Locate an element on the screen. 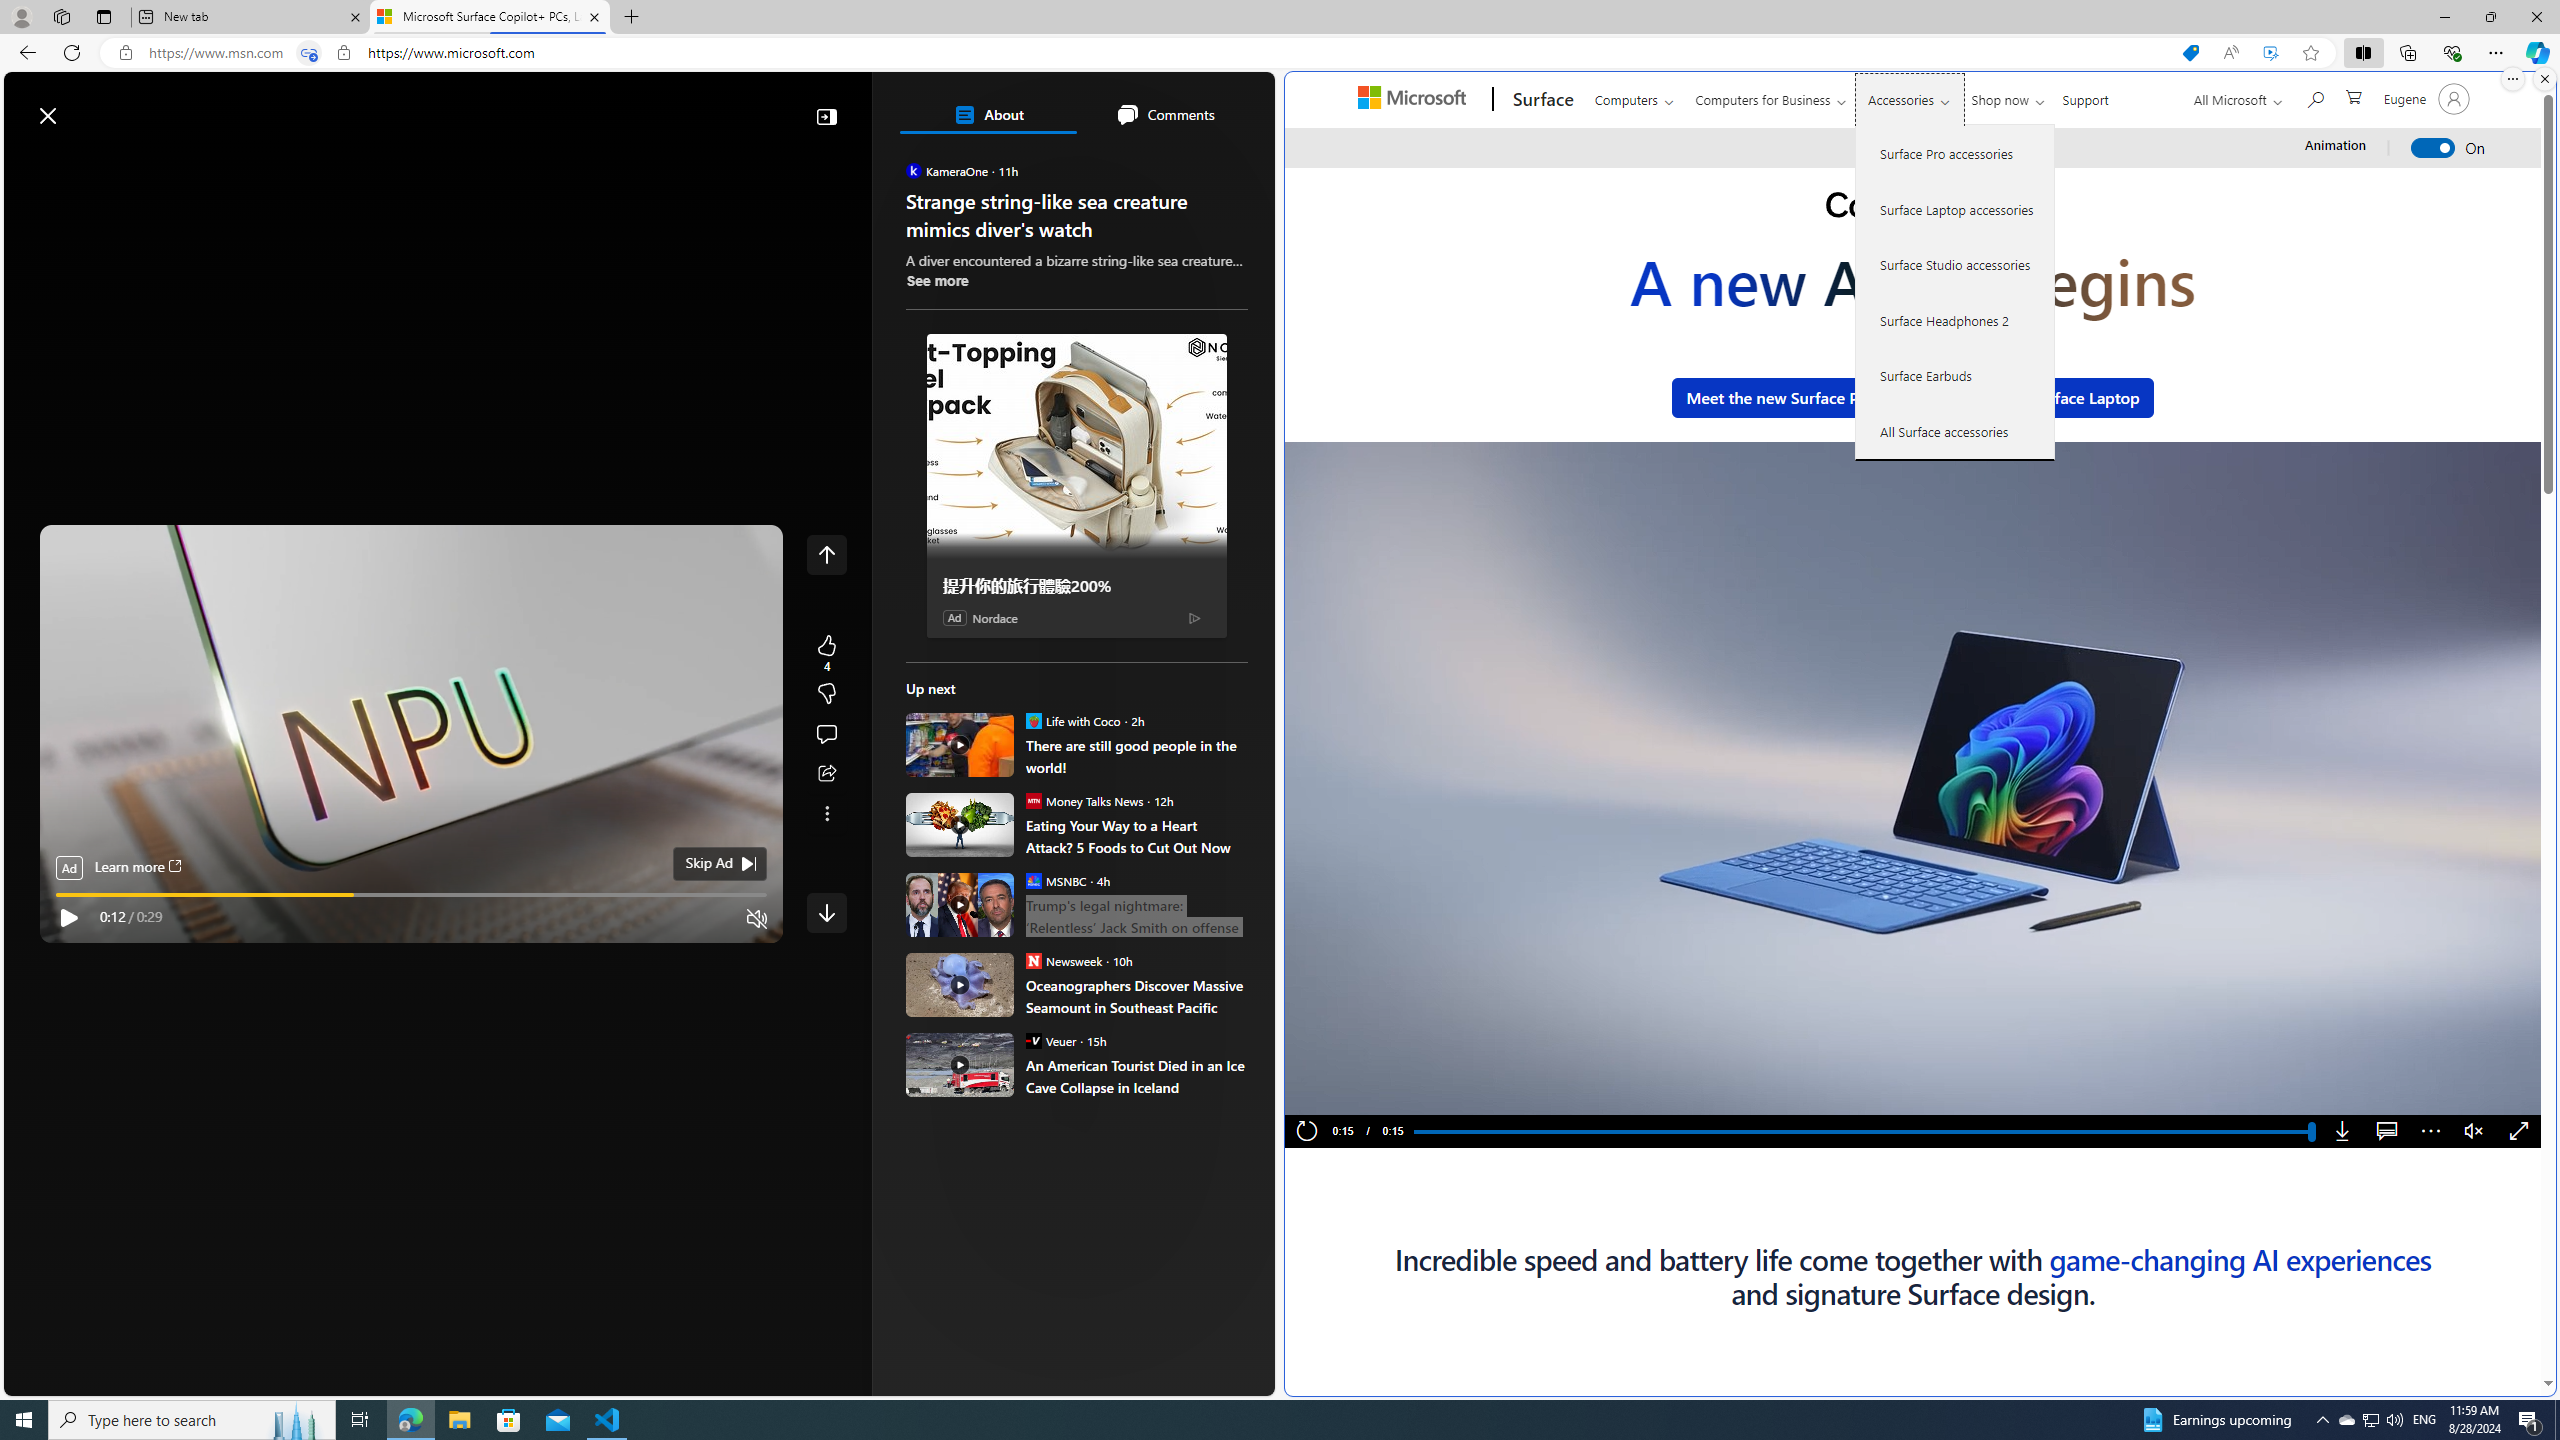 The width and height of the screenshot is (2560, 1440). 'There are still good people in the world!' is located at coordinates (1136, 755).